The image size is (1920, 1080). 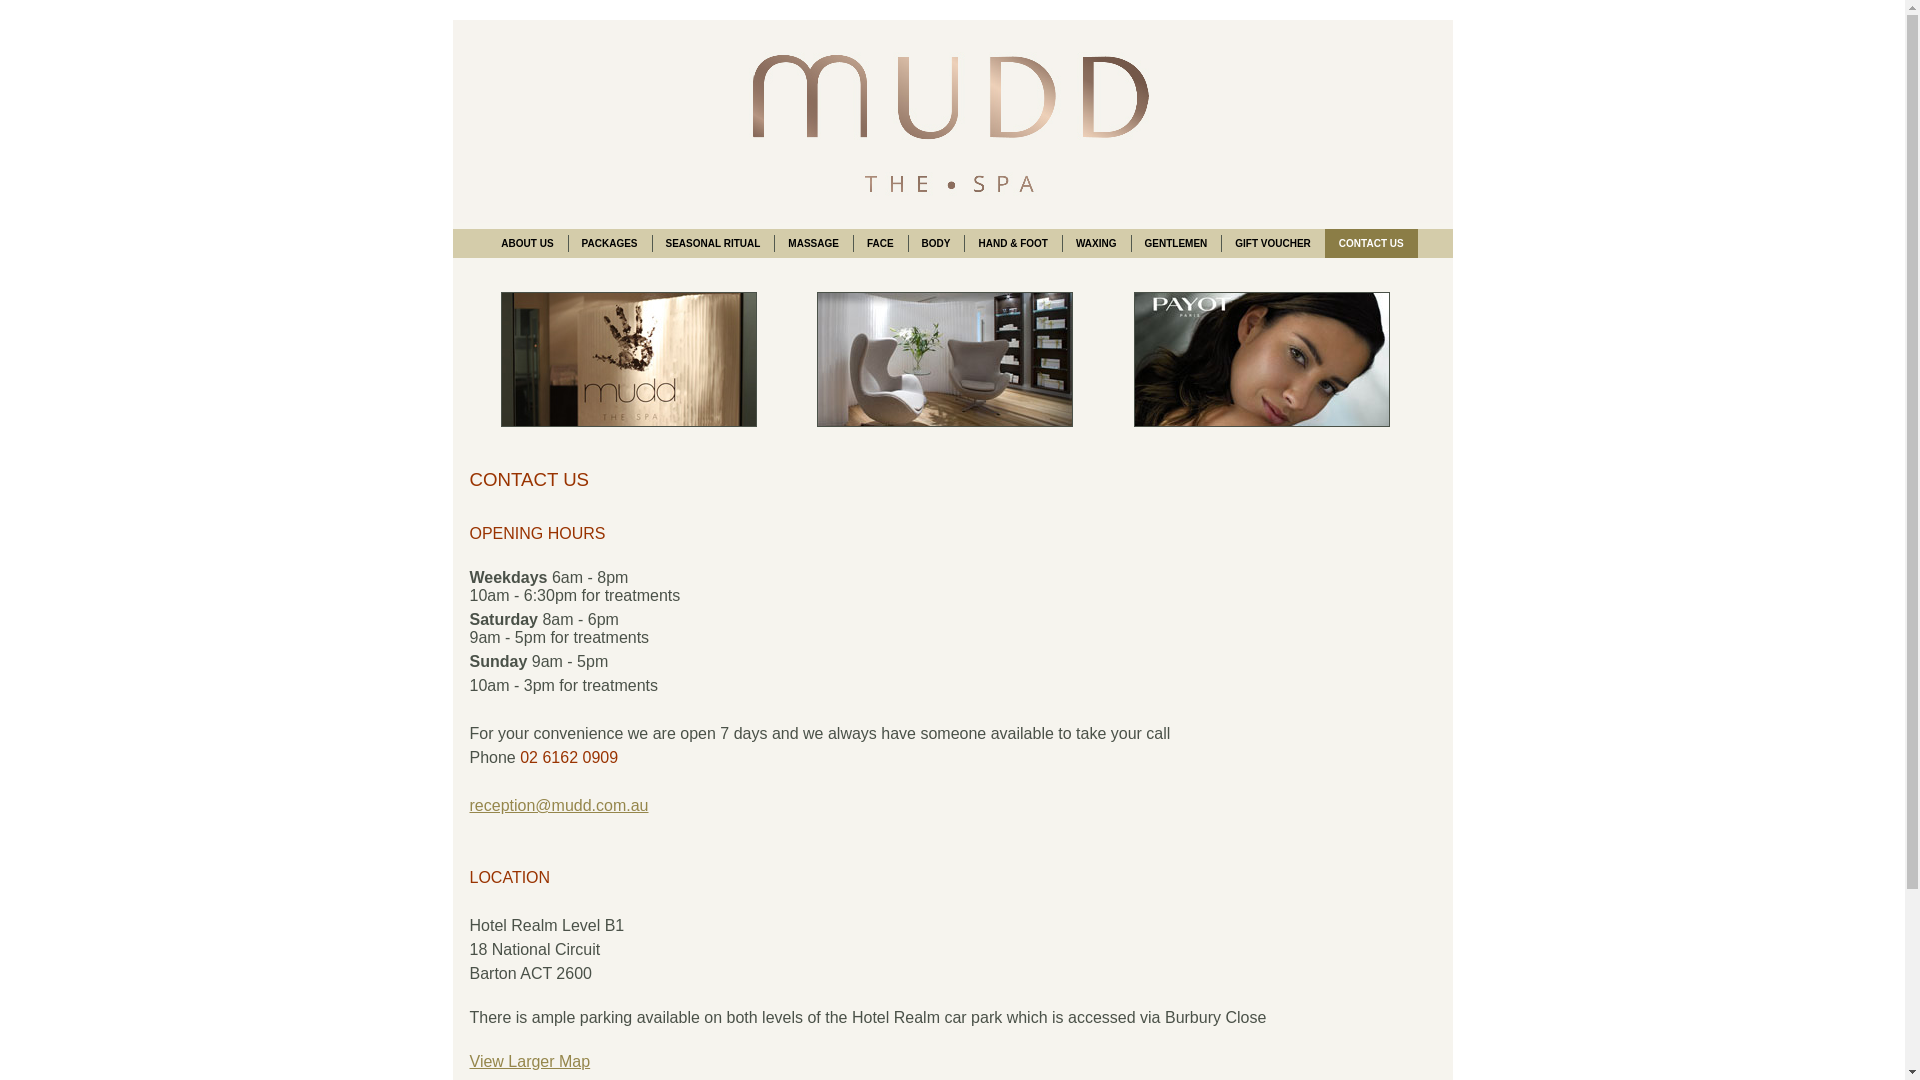 What do you see at coordinates (1095, 242) in the screenshot?
I see `'WAXING'` at bounding box center [1095, 242].